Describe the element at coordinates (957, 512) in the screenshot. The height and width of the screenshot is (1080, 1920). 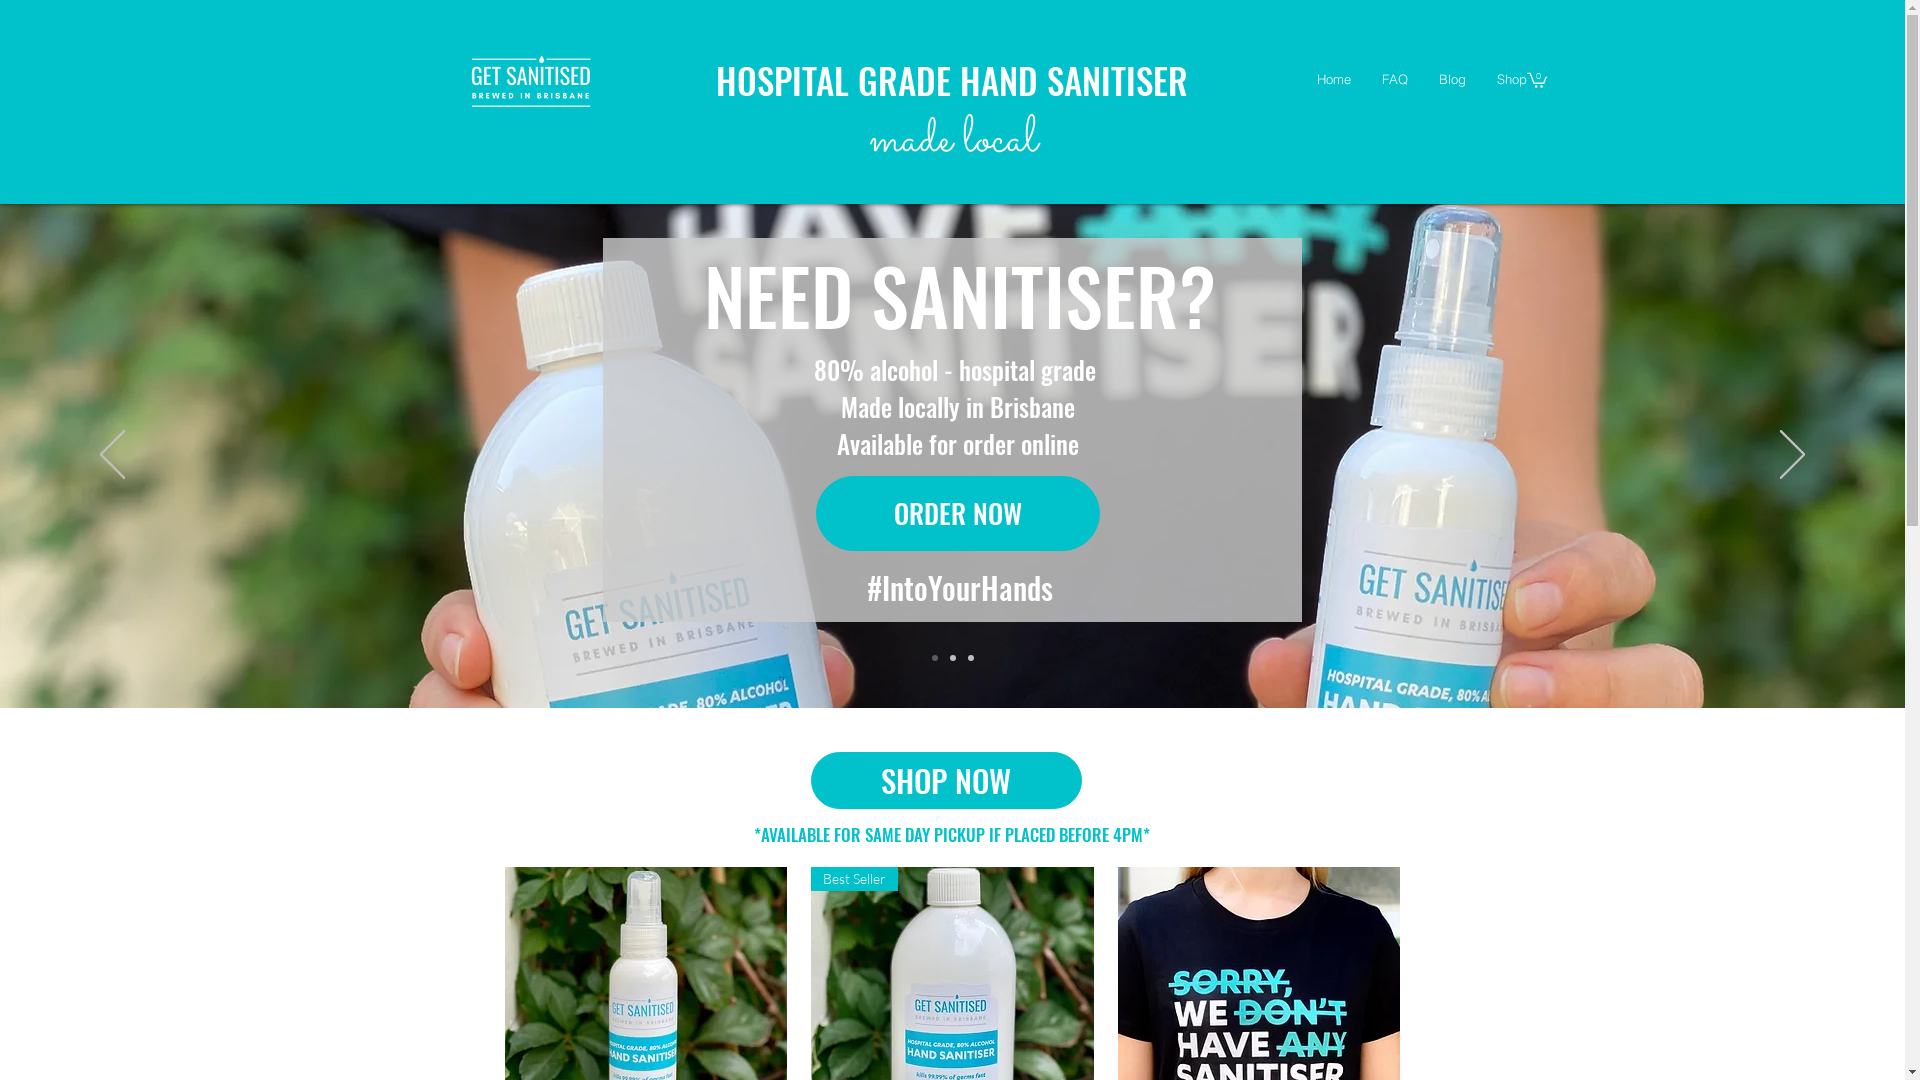
I see `'ORDER NOW'` at that location.